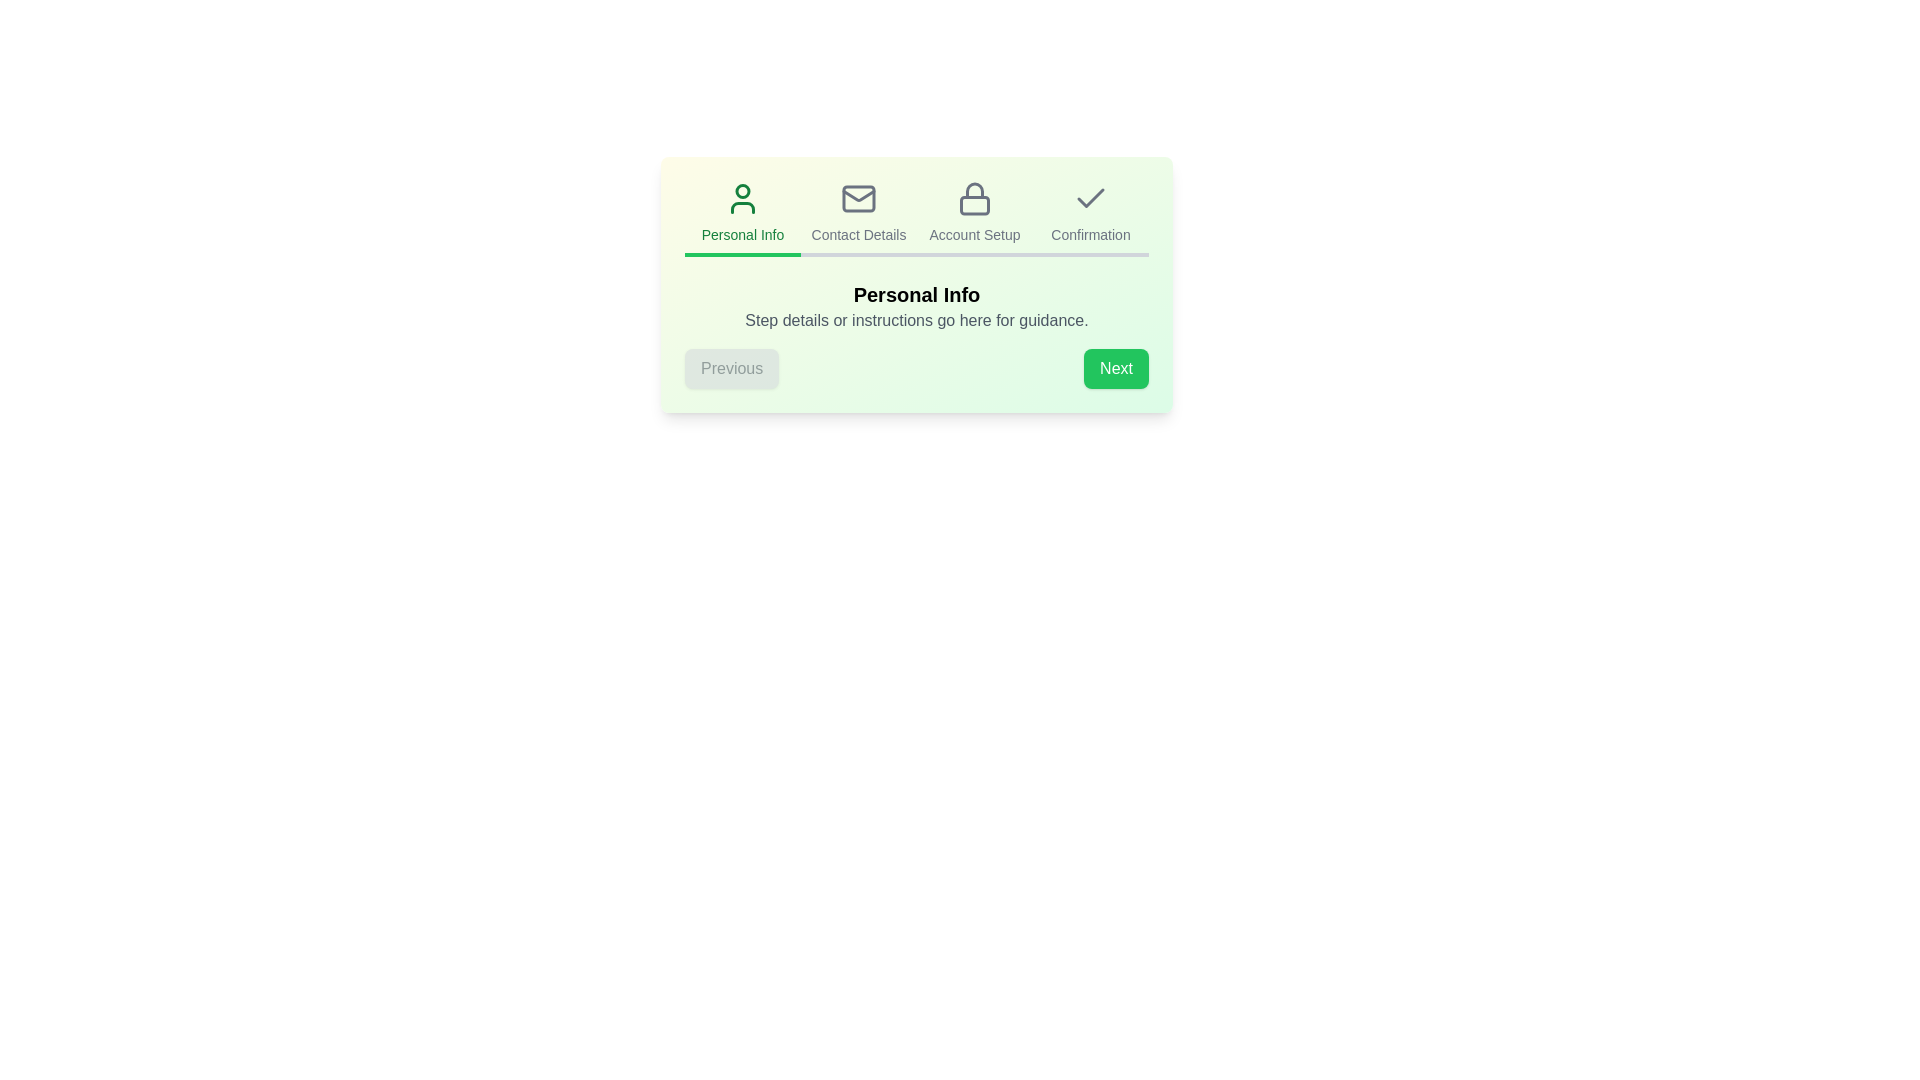  Describe the element at coordinates (859, 219) in the screenshot. I see `the step icon or title corresponding to Contact Details` at that location.